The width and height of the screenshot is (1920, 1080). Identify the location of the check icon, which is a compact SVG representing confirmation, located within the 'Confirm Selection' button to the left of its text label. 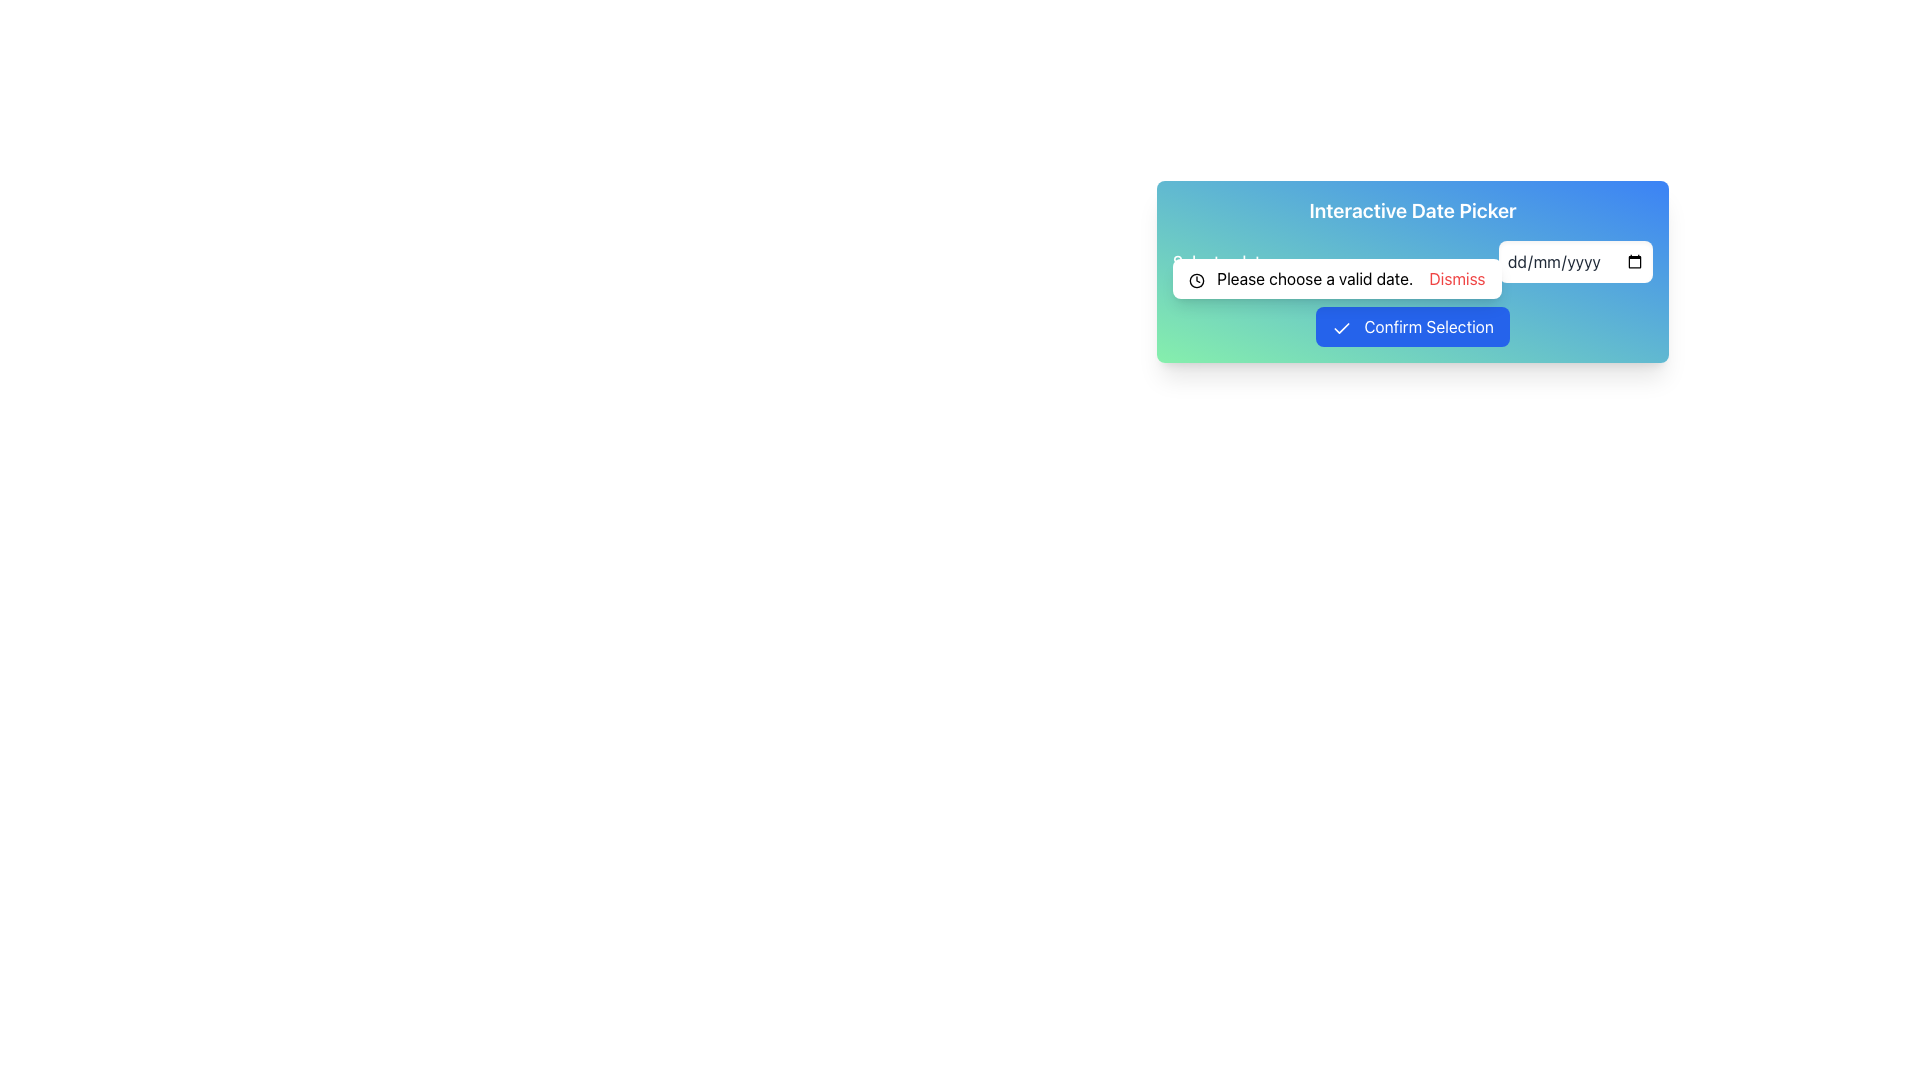
(1342, 327).